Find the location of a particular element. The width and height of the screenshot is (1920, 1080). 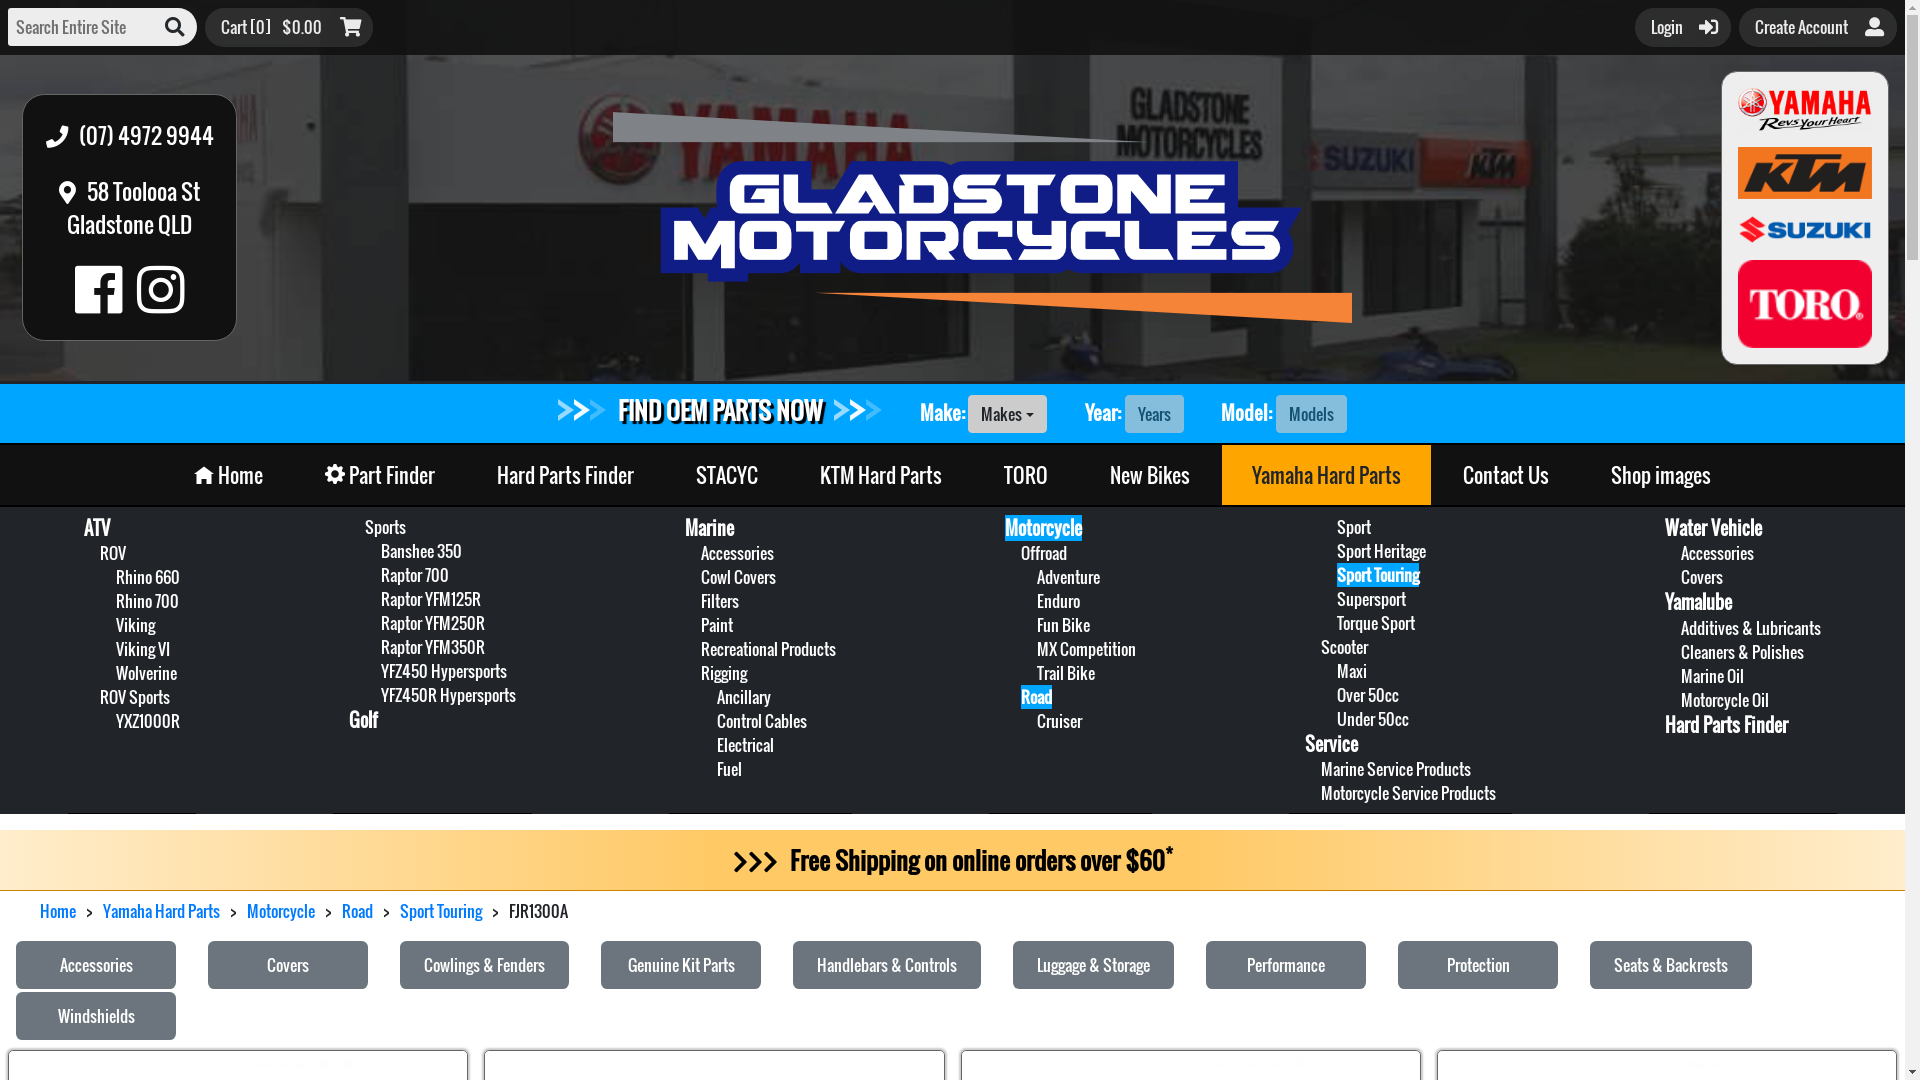

'Raptor 700' is located at coordinates (380, 574).